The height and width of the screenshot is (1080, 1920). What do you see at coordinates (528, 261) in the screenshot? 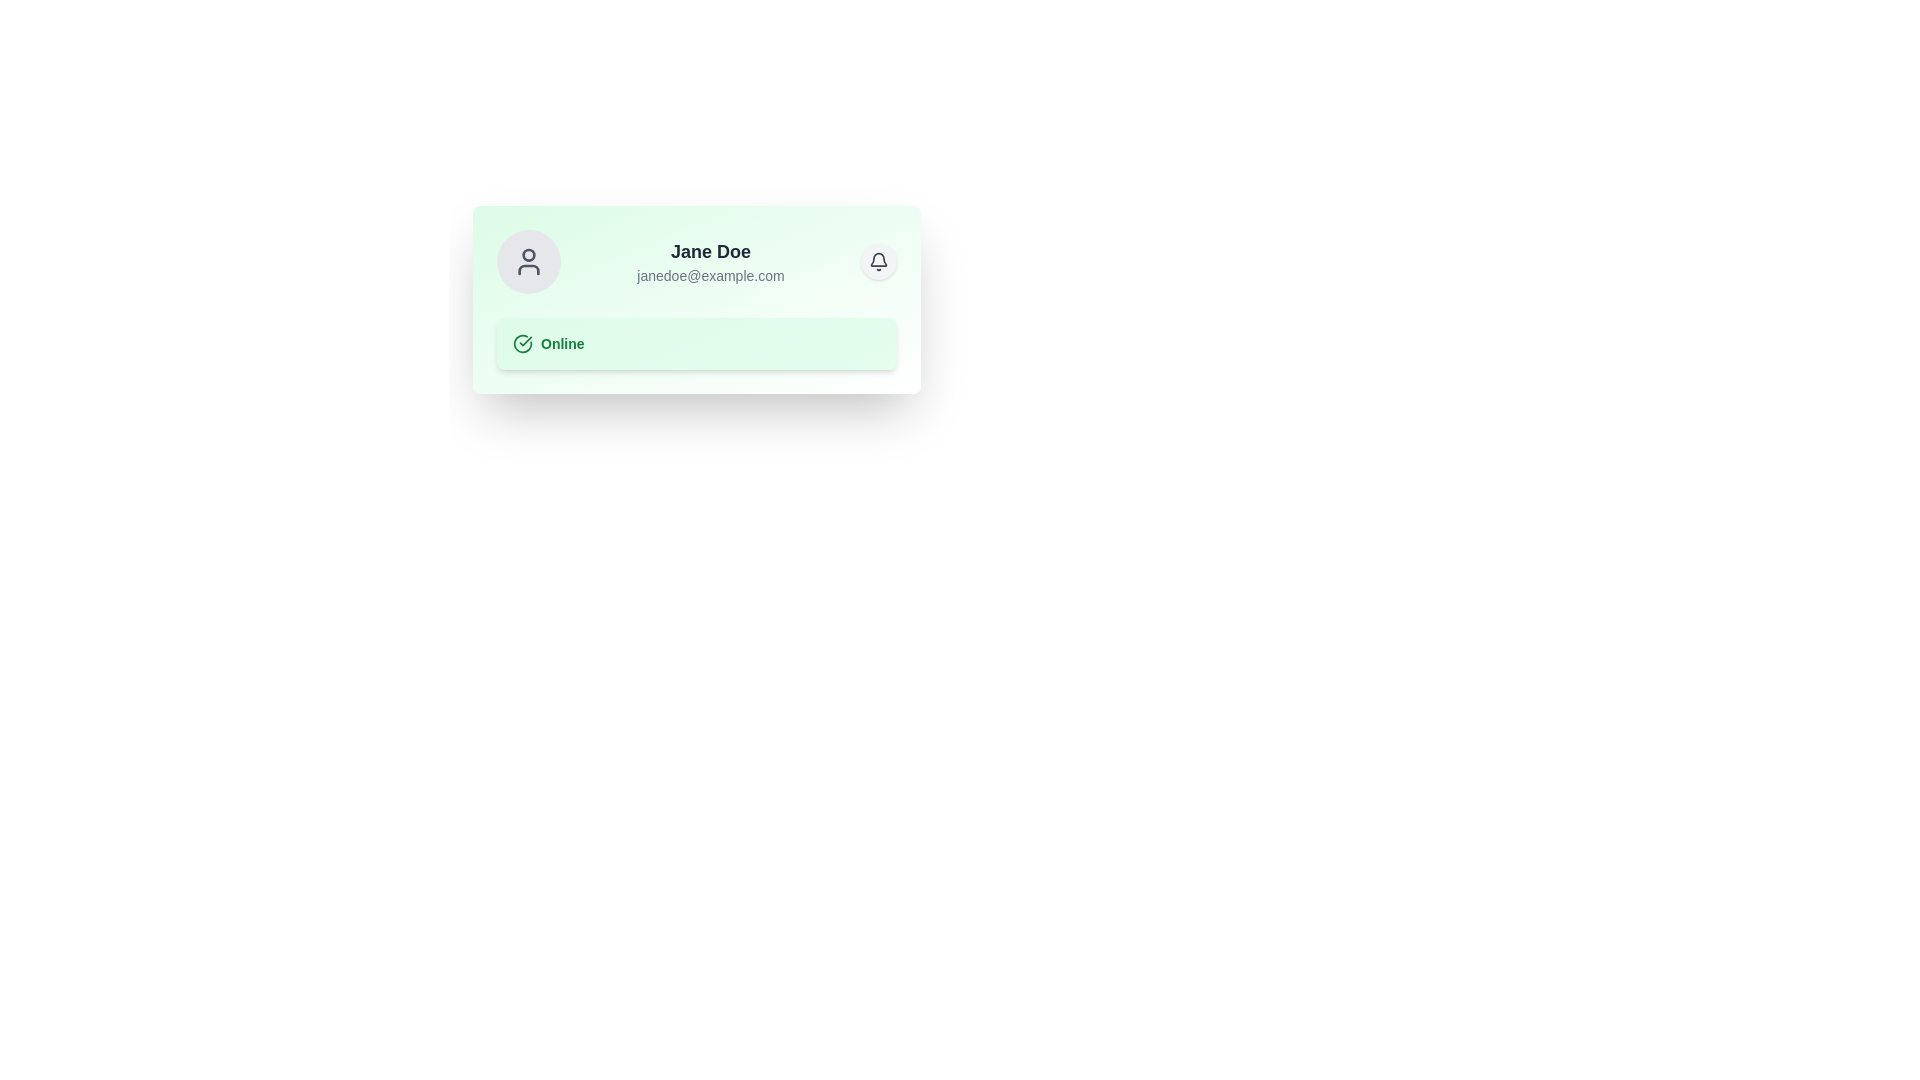
I see `the user icon, which is a dark gray outlined icon within a circular background located in the upper-left section of the user information card` at bounding box center [528, 261].